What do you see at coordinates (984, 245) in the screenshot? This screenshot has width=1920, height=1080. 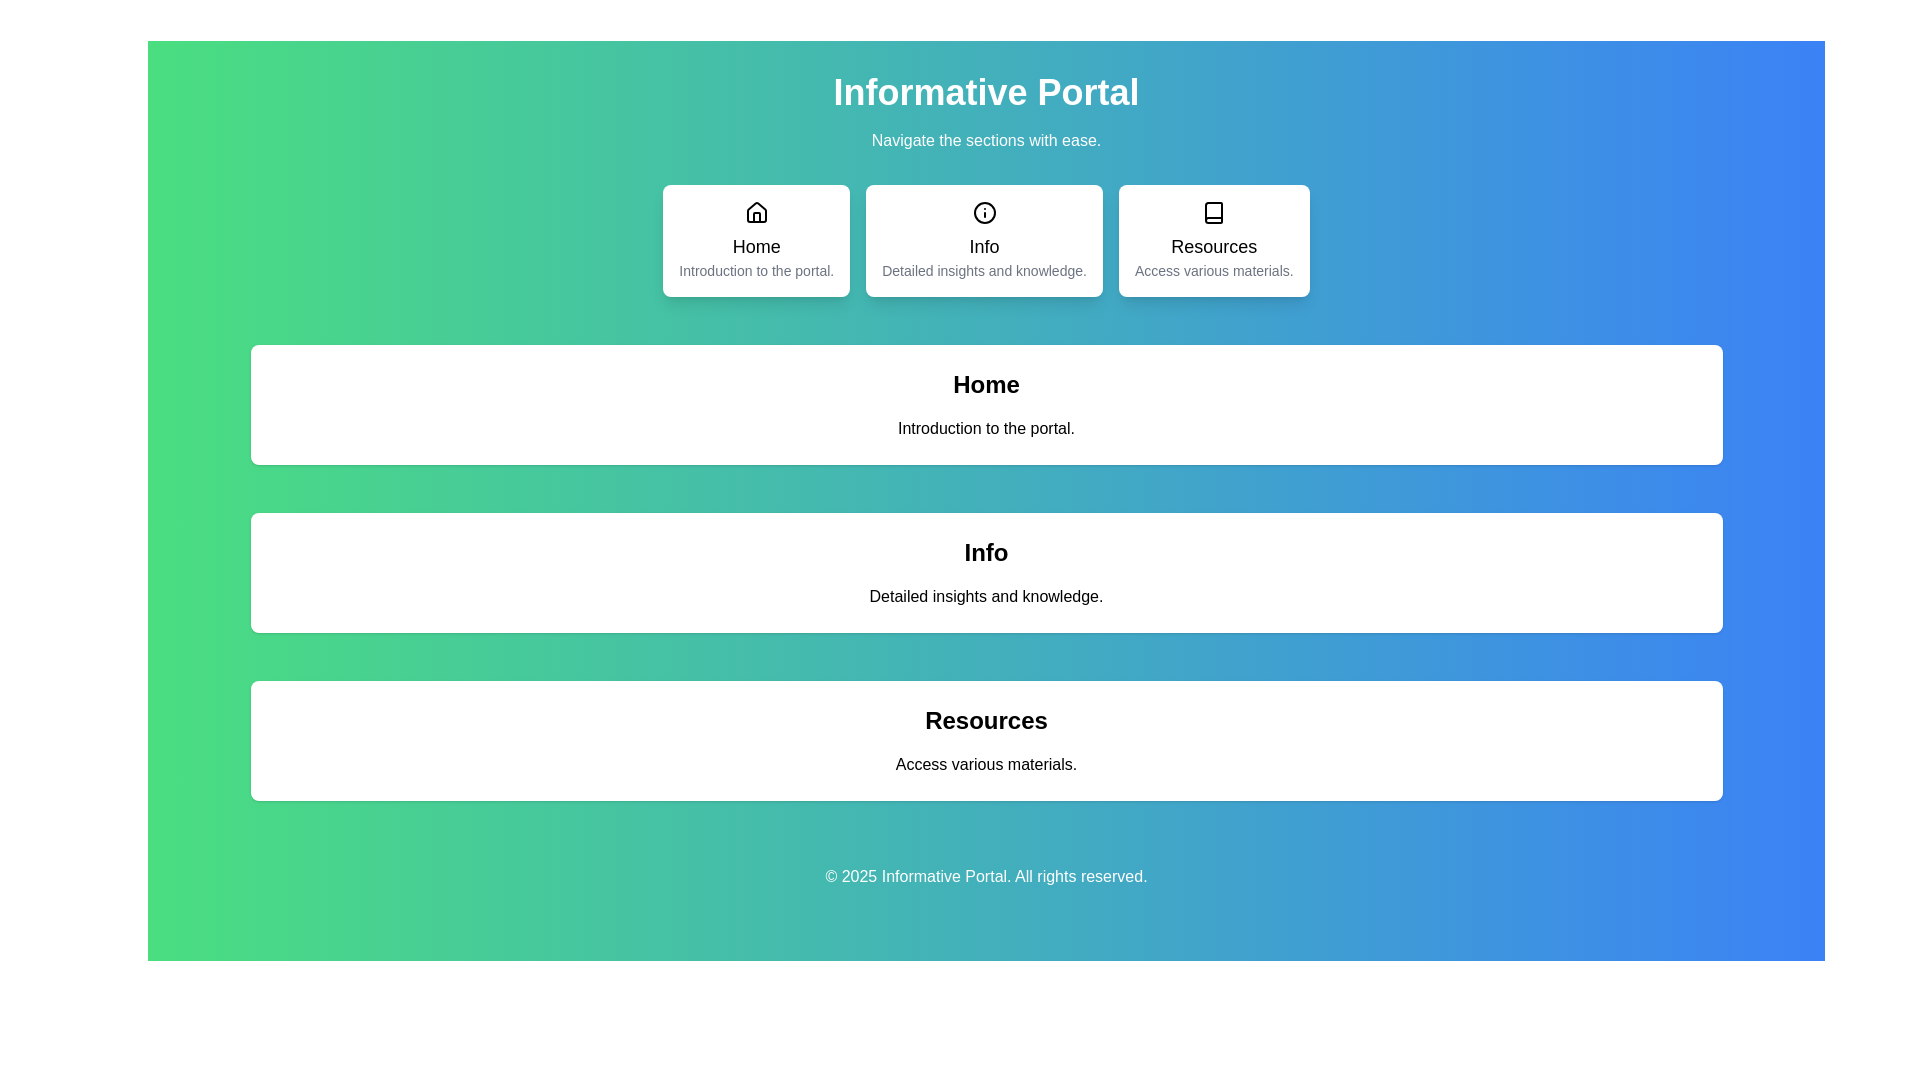 I see `'Info' text label, which is displayed in bold font and located centrally under a circular icon in the middle section of the middle card among three horizontally aligned cards` at bounding box center [984, 245].